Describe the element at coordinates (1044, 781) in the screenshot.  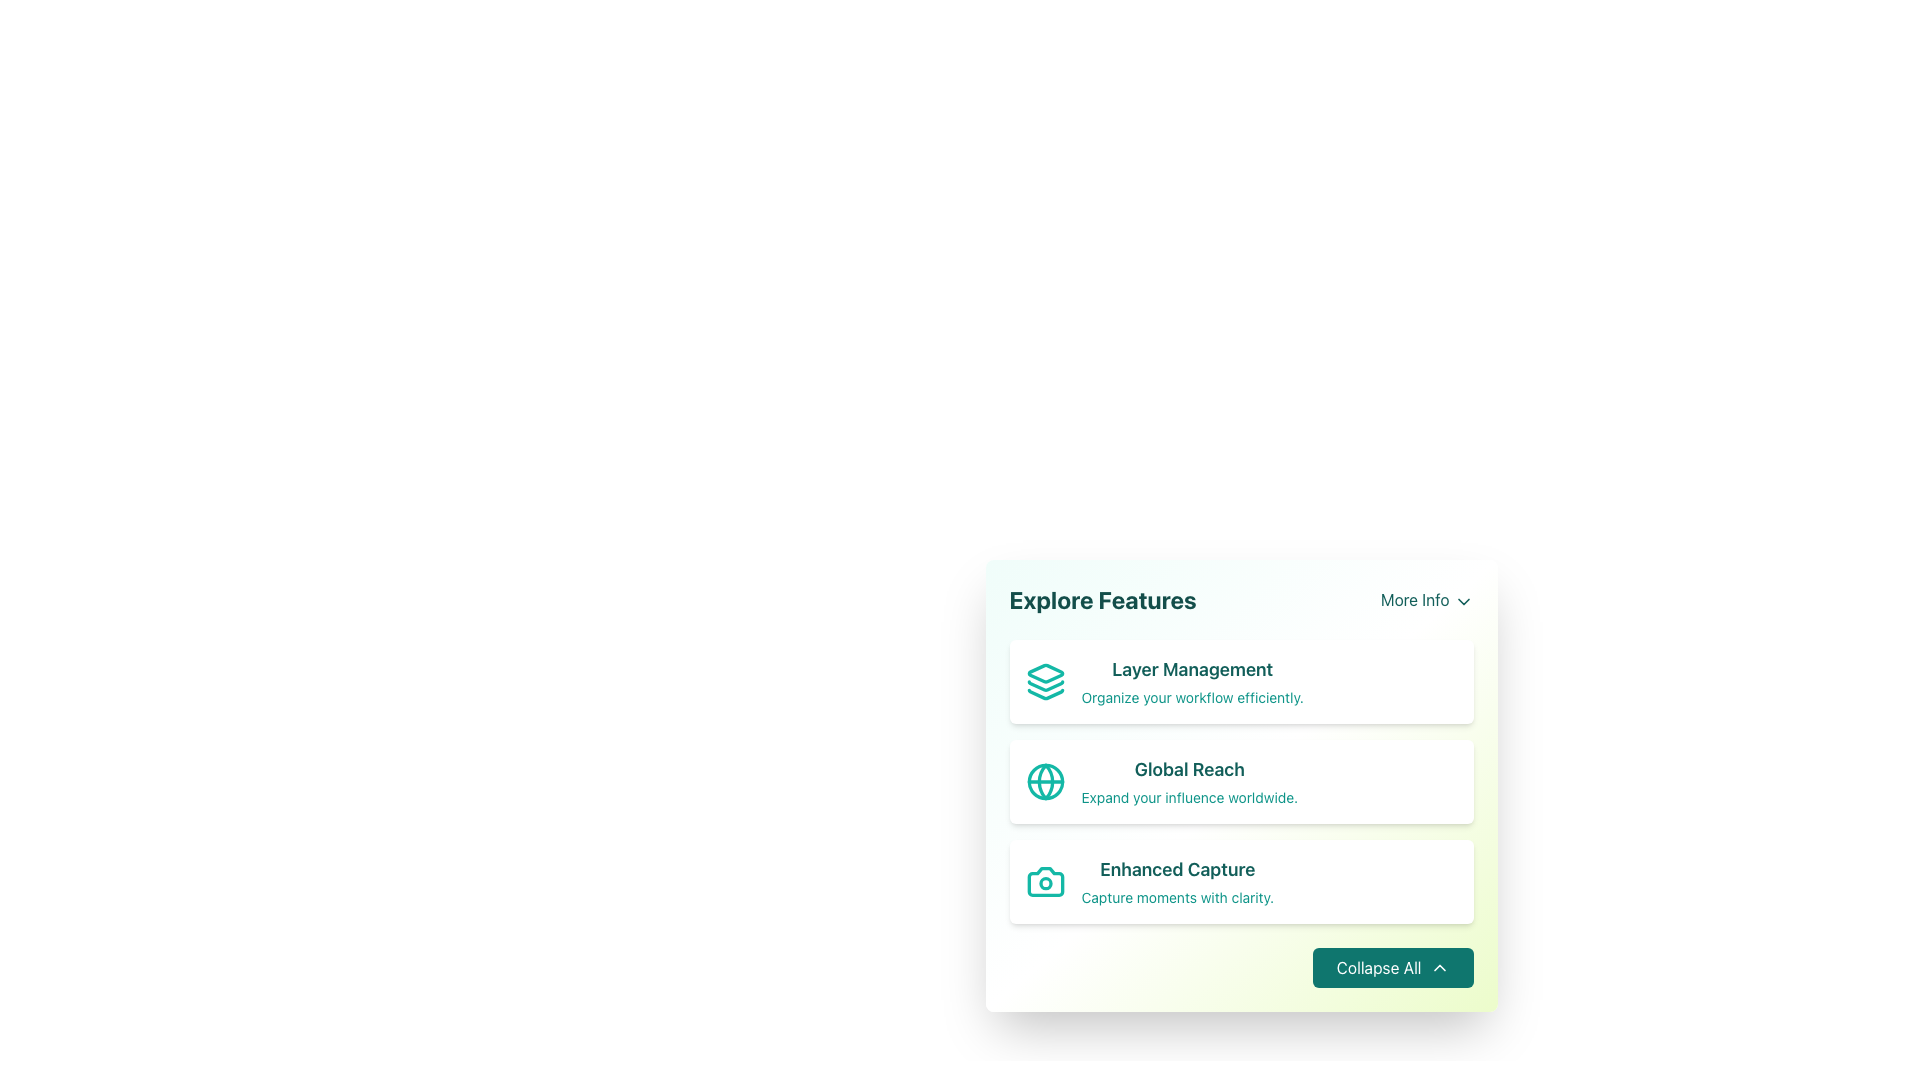
I see `the Decorative SVG Circle located at the center of the globe icon in the 'Global Reach' feature of the 'Explore Features' panel` at that location.